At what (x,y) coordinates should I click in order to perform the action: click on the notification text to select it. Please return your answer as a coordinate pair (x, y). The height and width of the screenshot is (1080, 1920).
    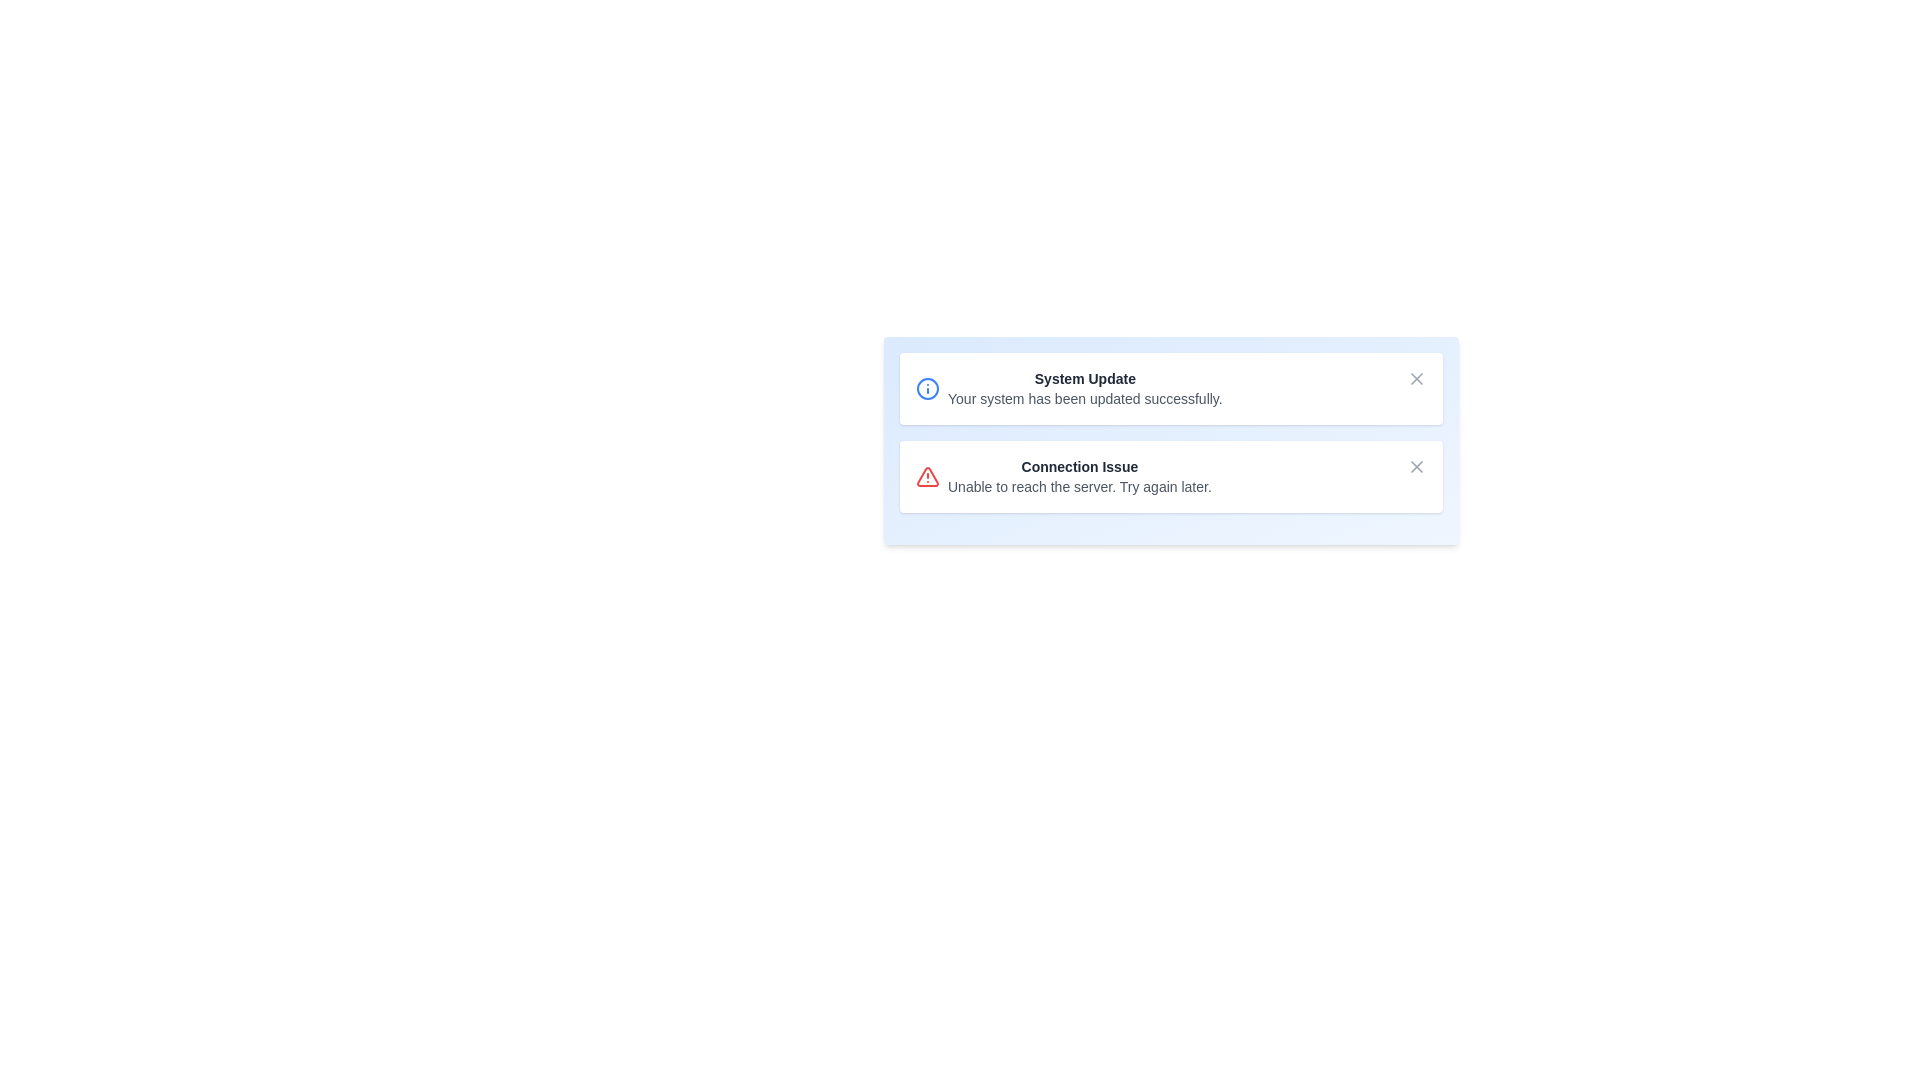
    Looking at the image, I should click on (1083, 389).